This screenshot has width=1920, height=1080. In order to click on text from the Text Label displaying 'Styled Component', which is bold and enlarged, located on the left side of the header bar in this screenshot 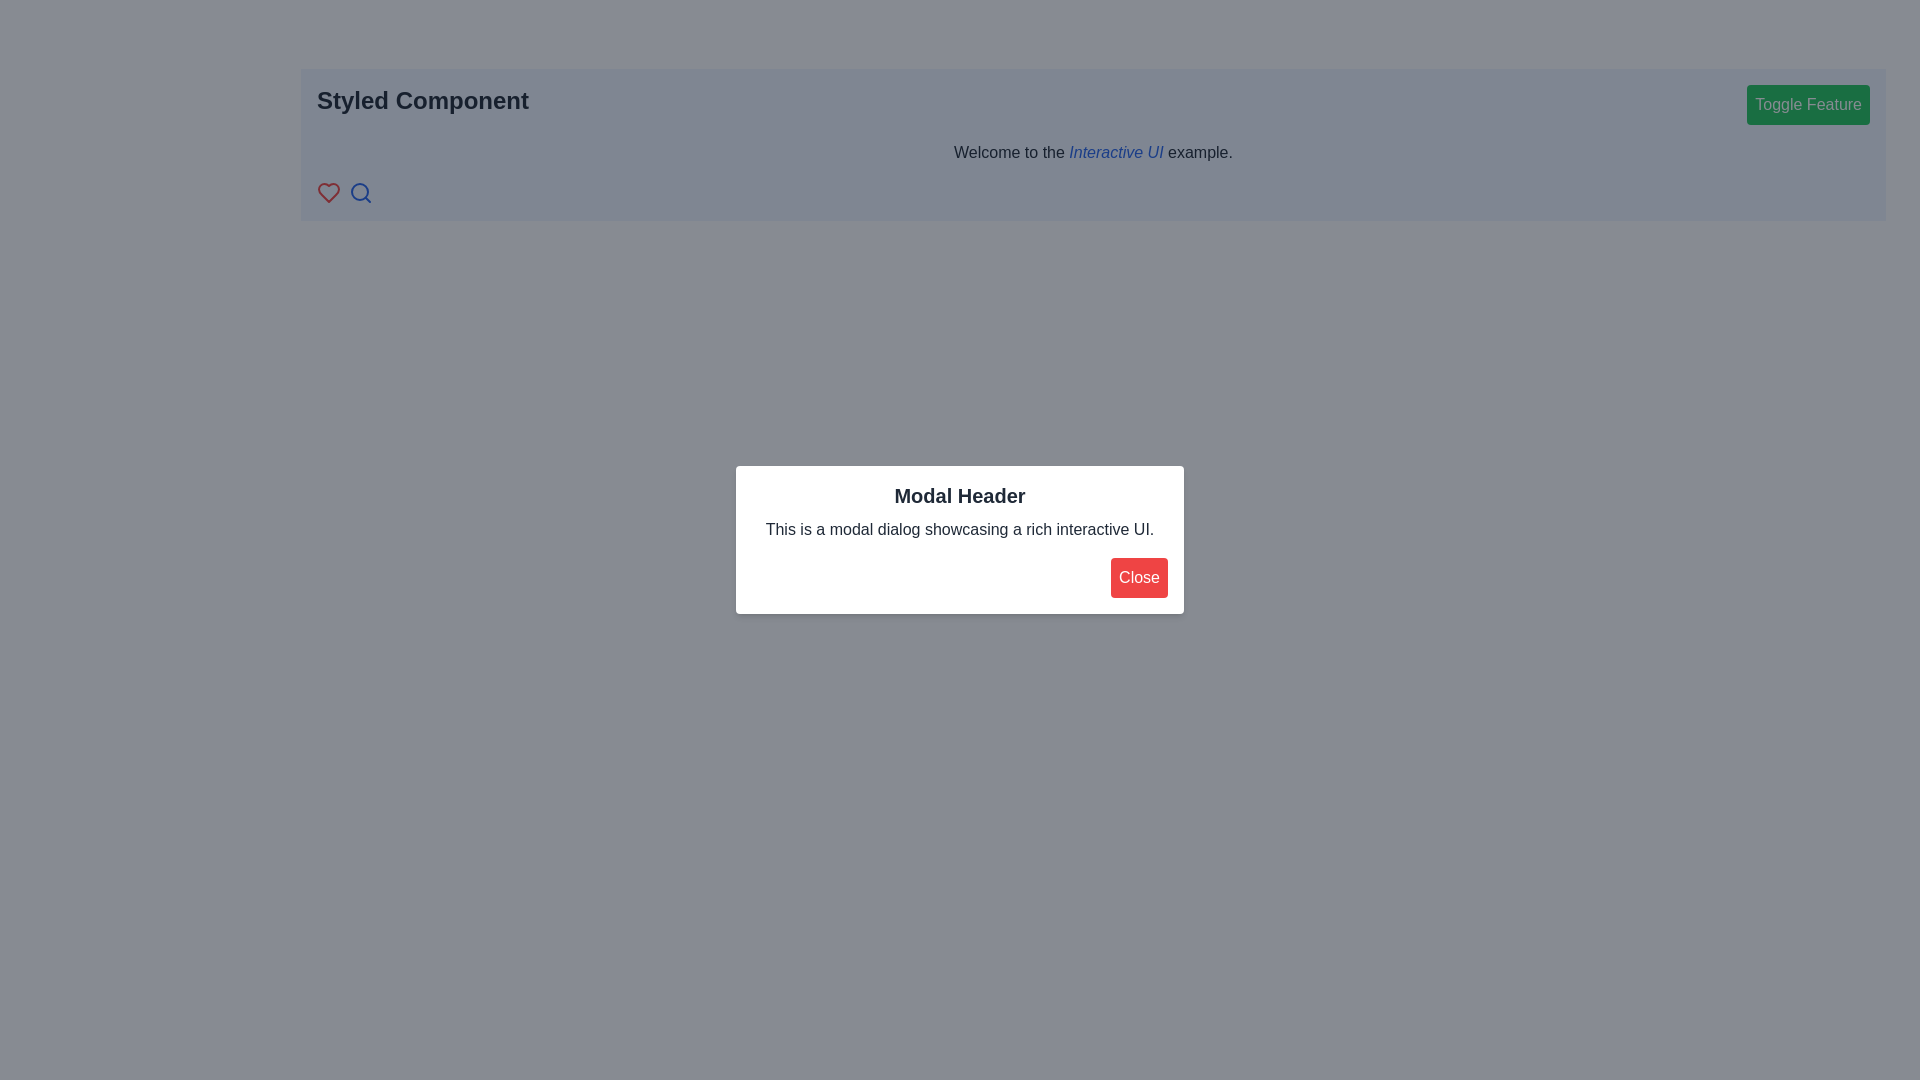, I will do `click(421, 104)`.